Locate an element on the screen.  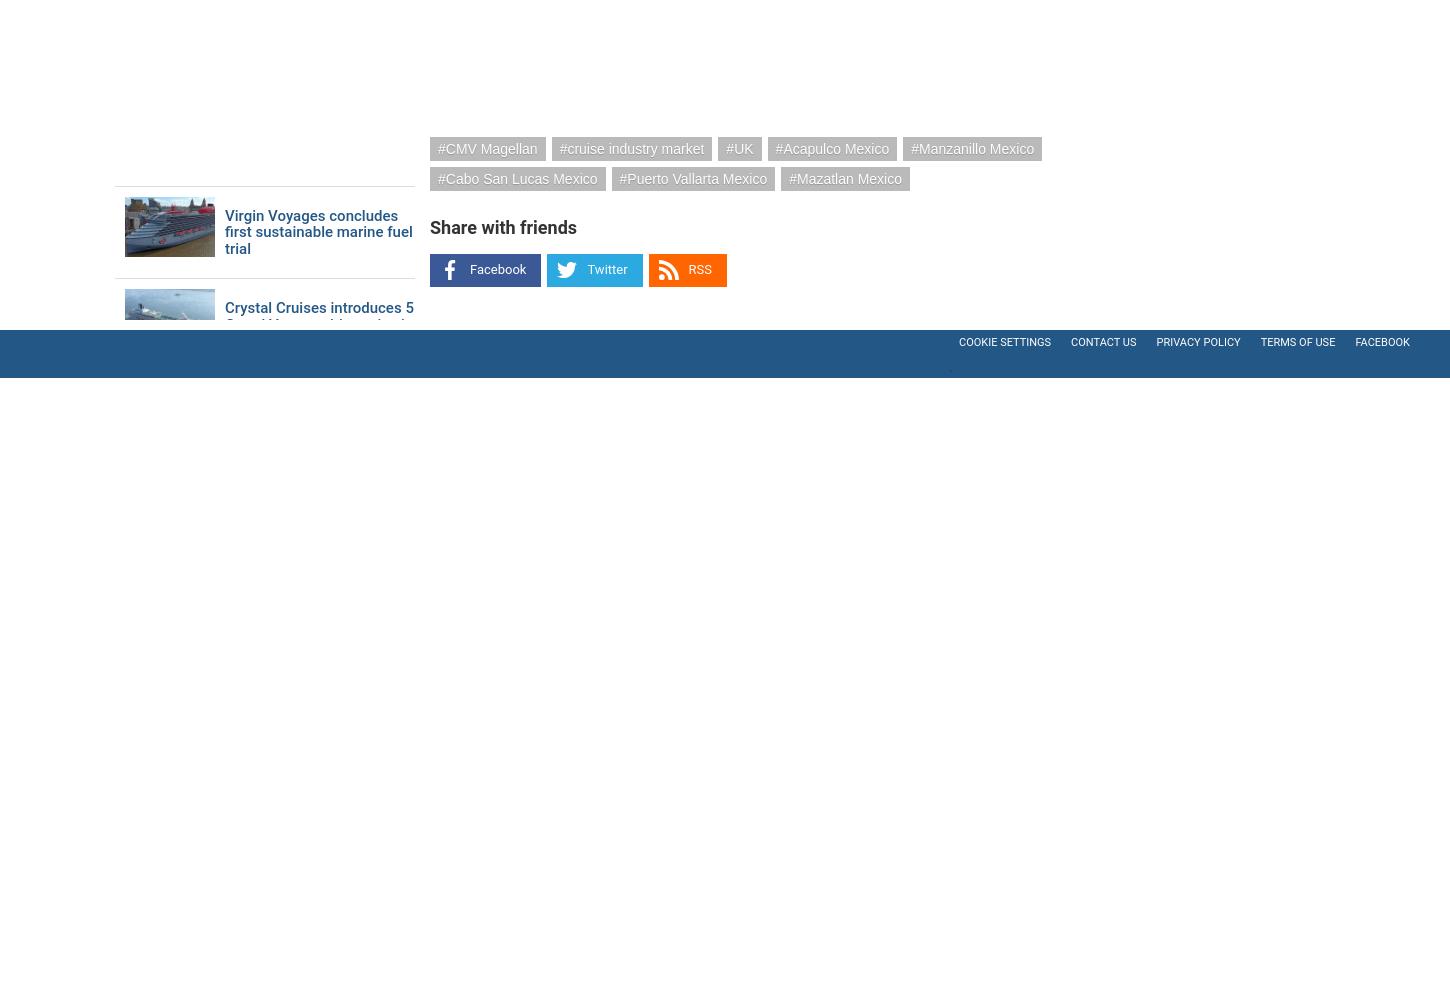
'Puerto Vallarta Mexico' is located at coordinates (696, 179).